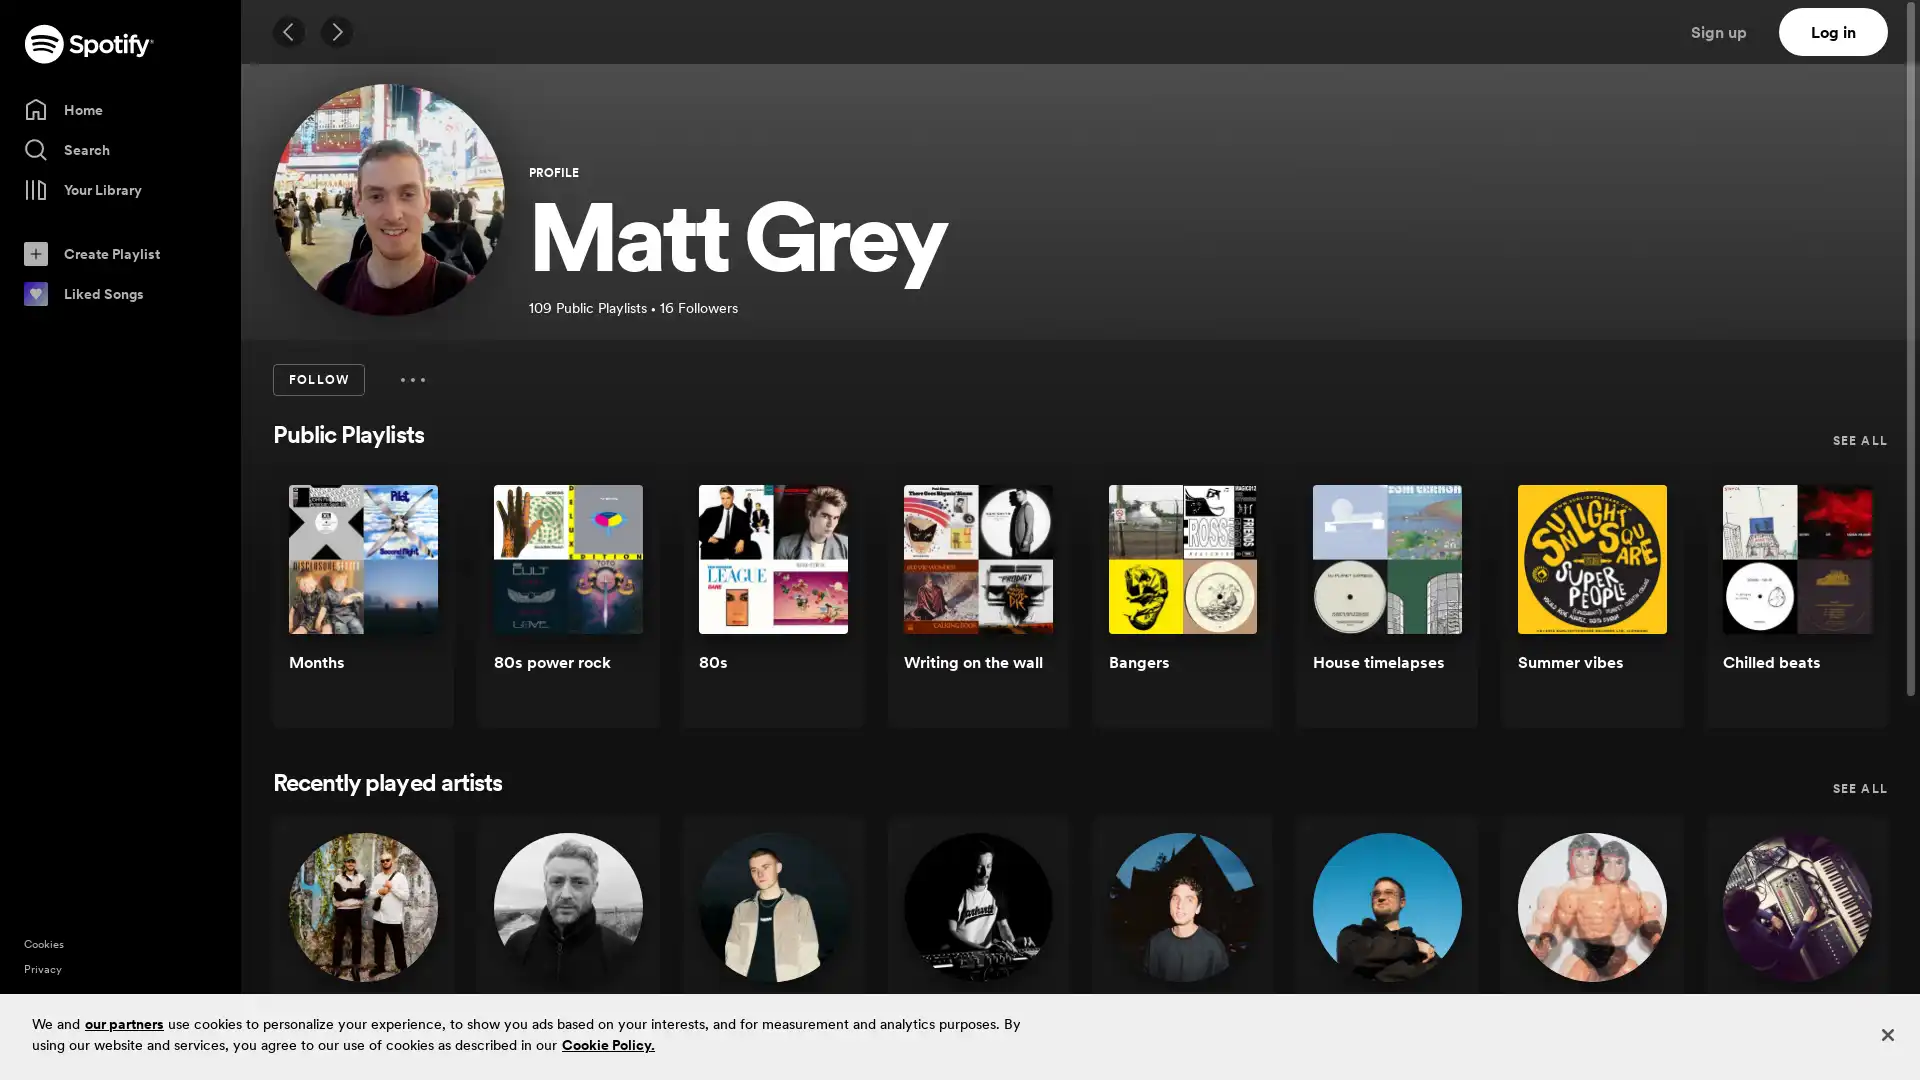 This screenshot has height=1080, width=1920. I want to click on Play Fasme, so click(1019, 955).